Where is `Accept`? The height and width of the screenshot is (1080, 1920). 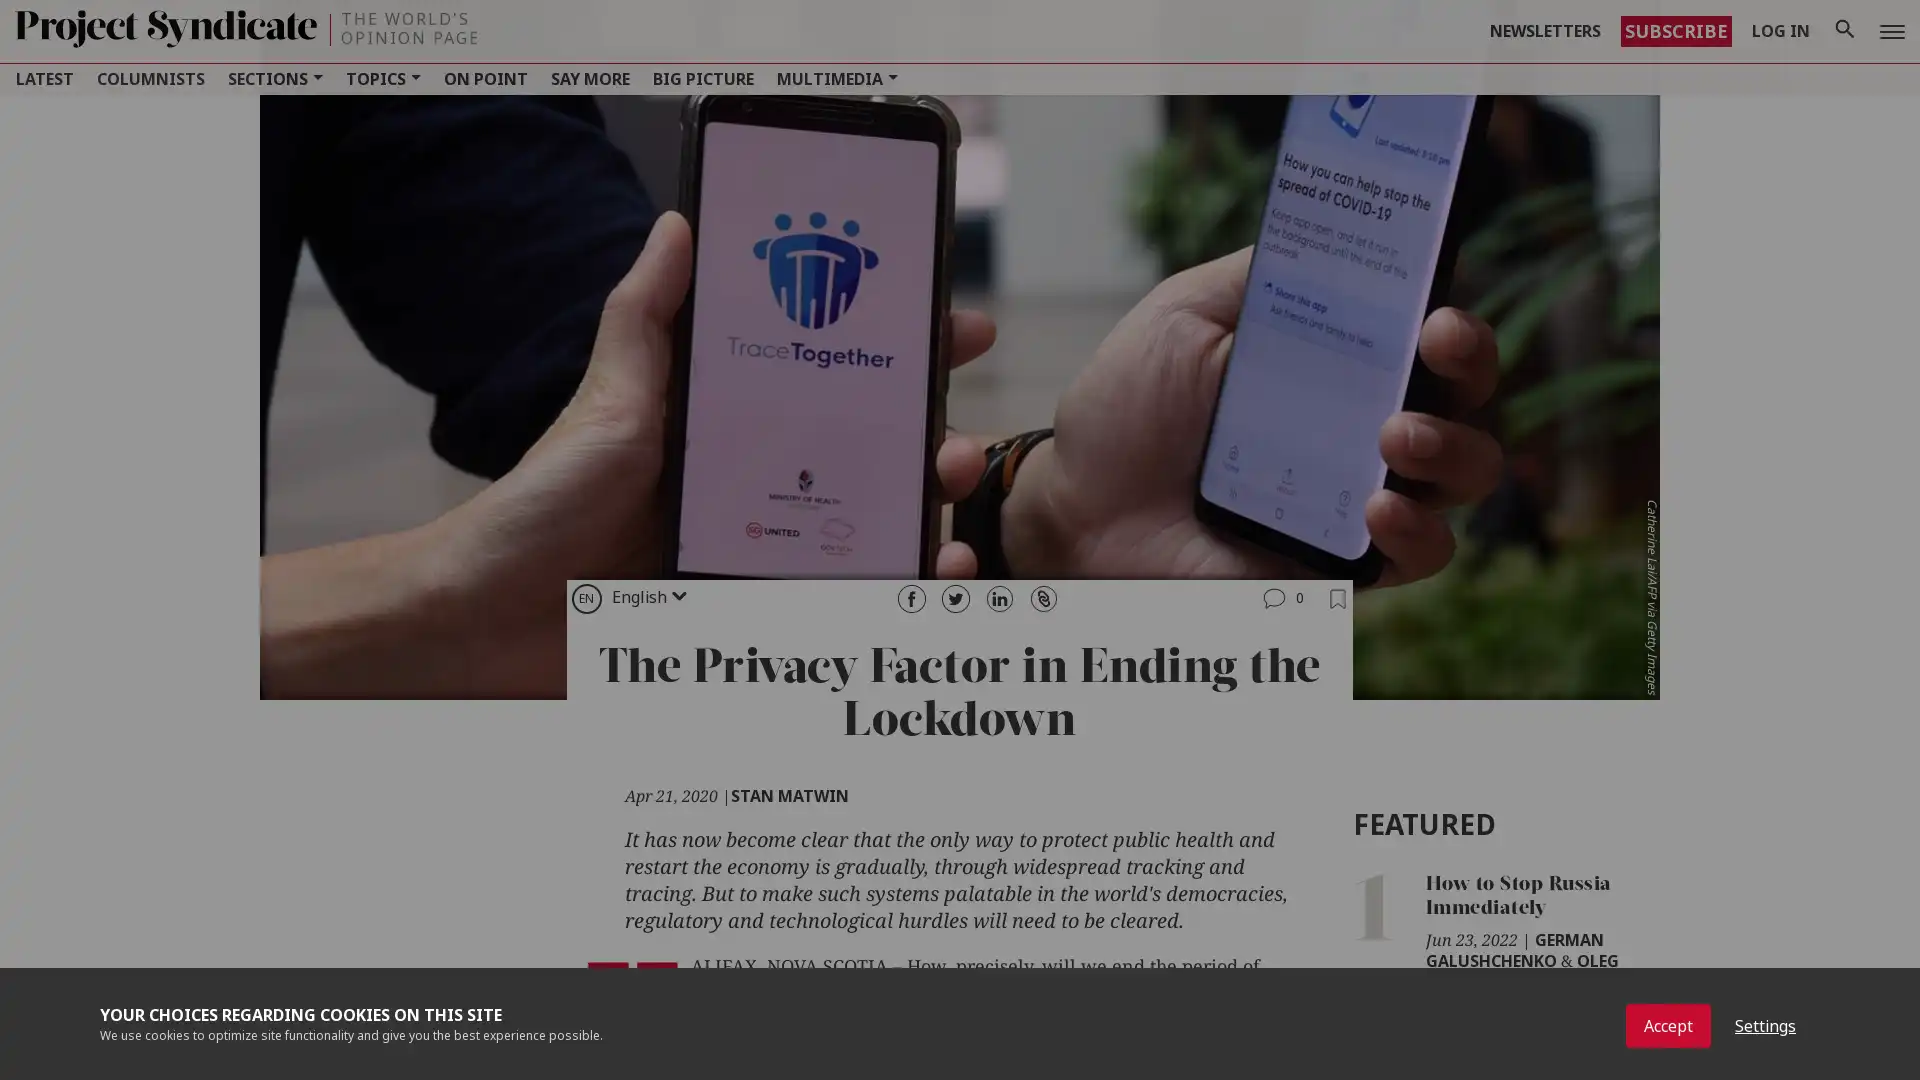 Accept is located at coordinates (1668, 1026).